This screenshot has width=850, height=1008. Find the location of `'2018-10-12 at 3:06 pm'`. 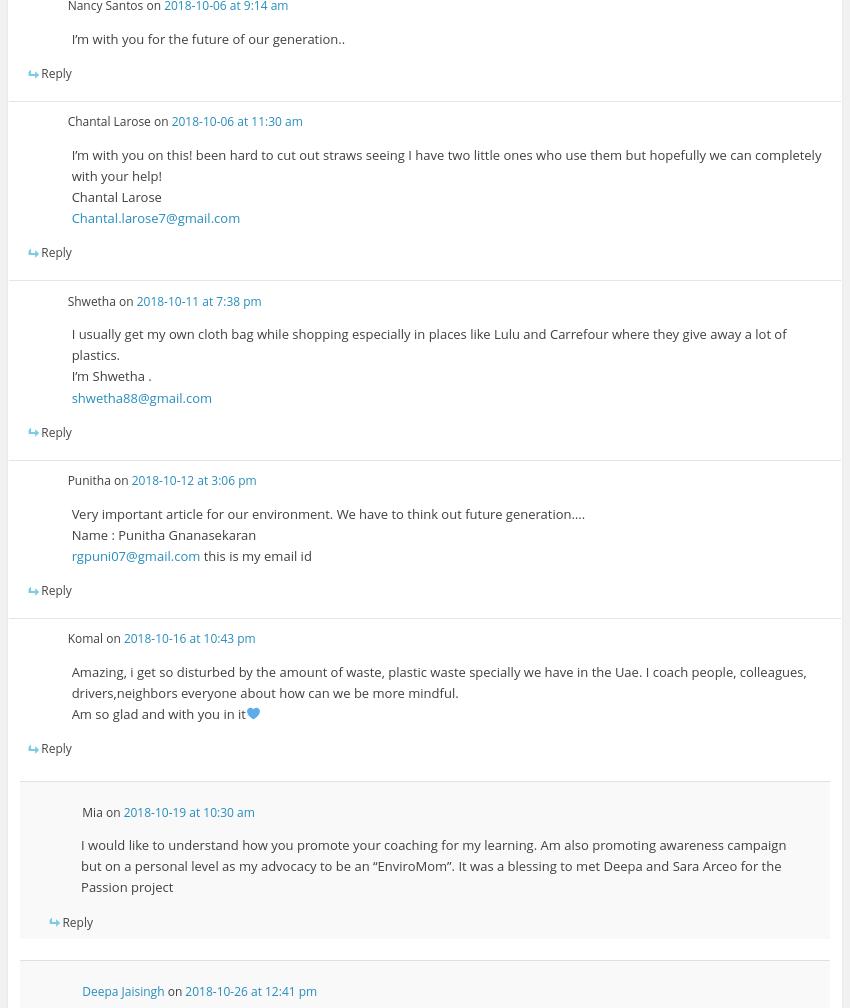

'2018-10-12 at 3:06 pm' is located at coordinates (192, 480).